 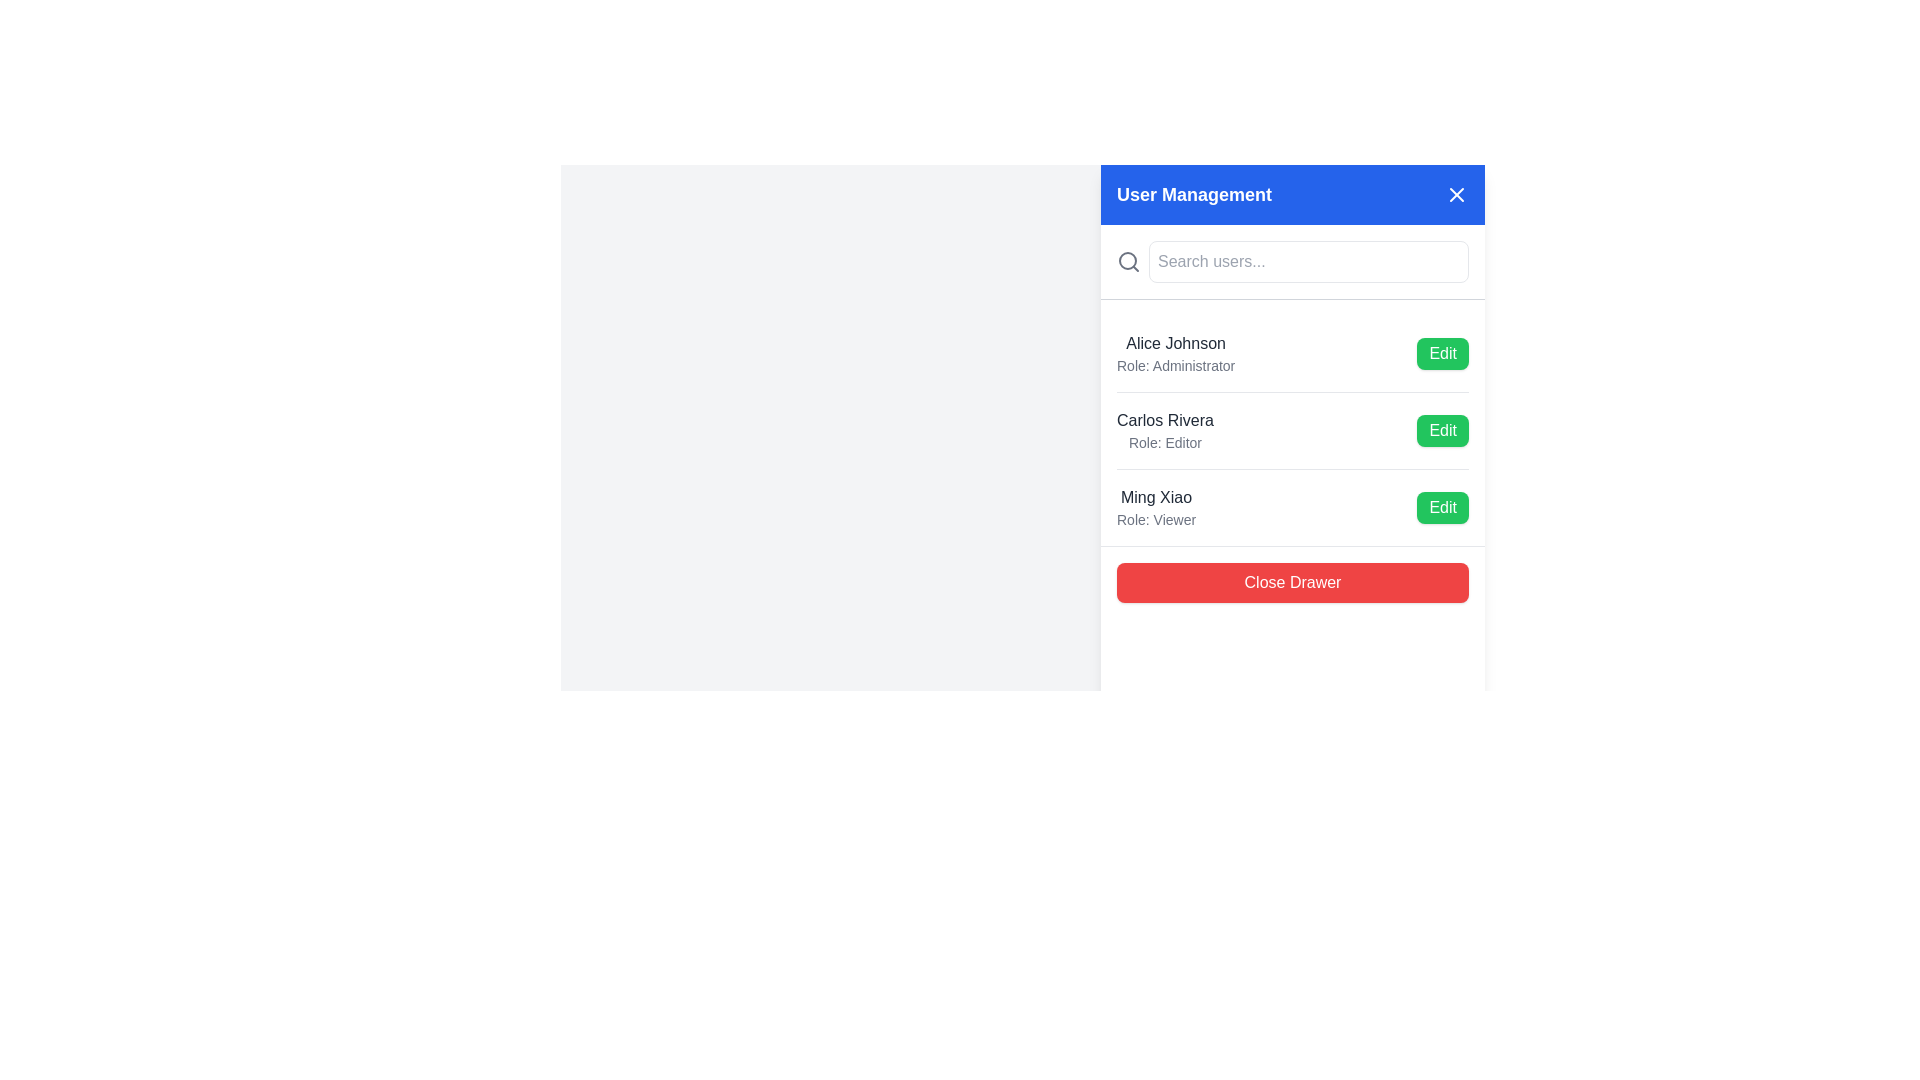 I want to click on the user entry for 'Ming Xiao' in the 'User Management' panel for accessibility navigation, so click(x=1292, y=507).